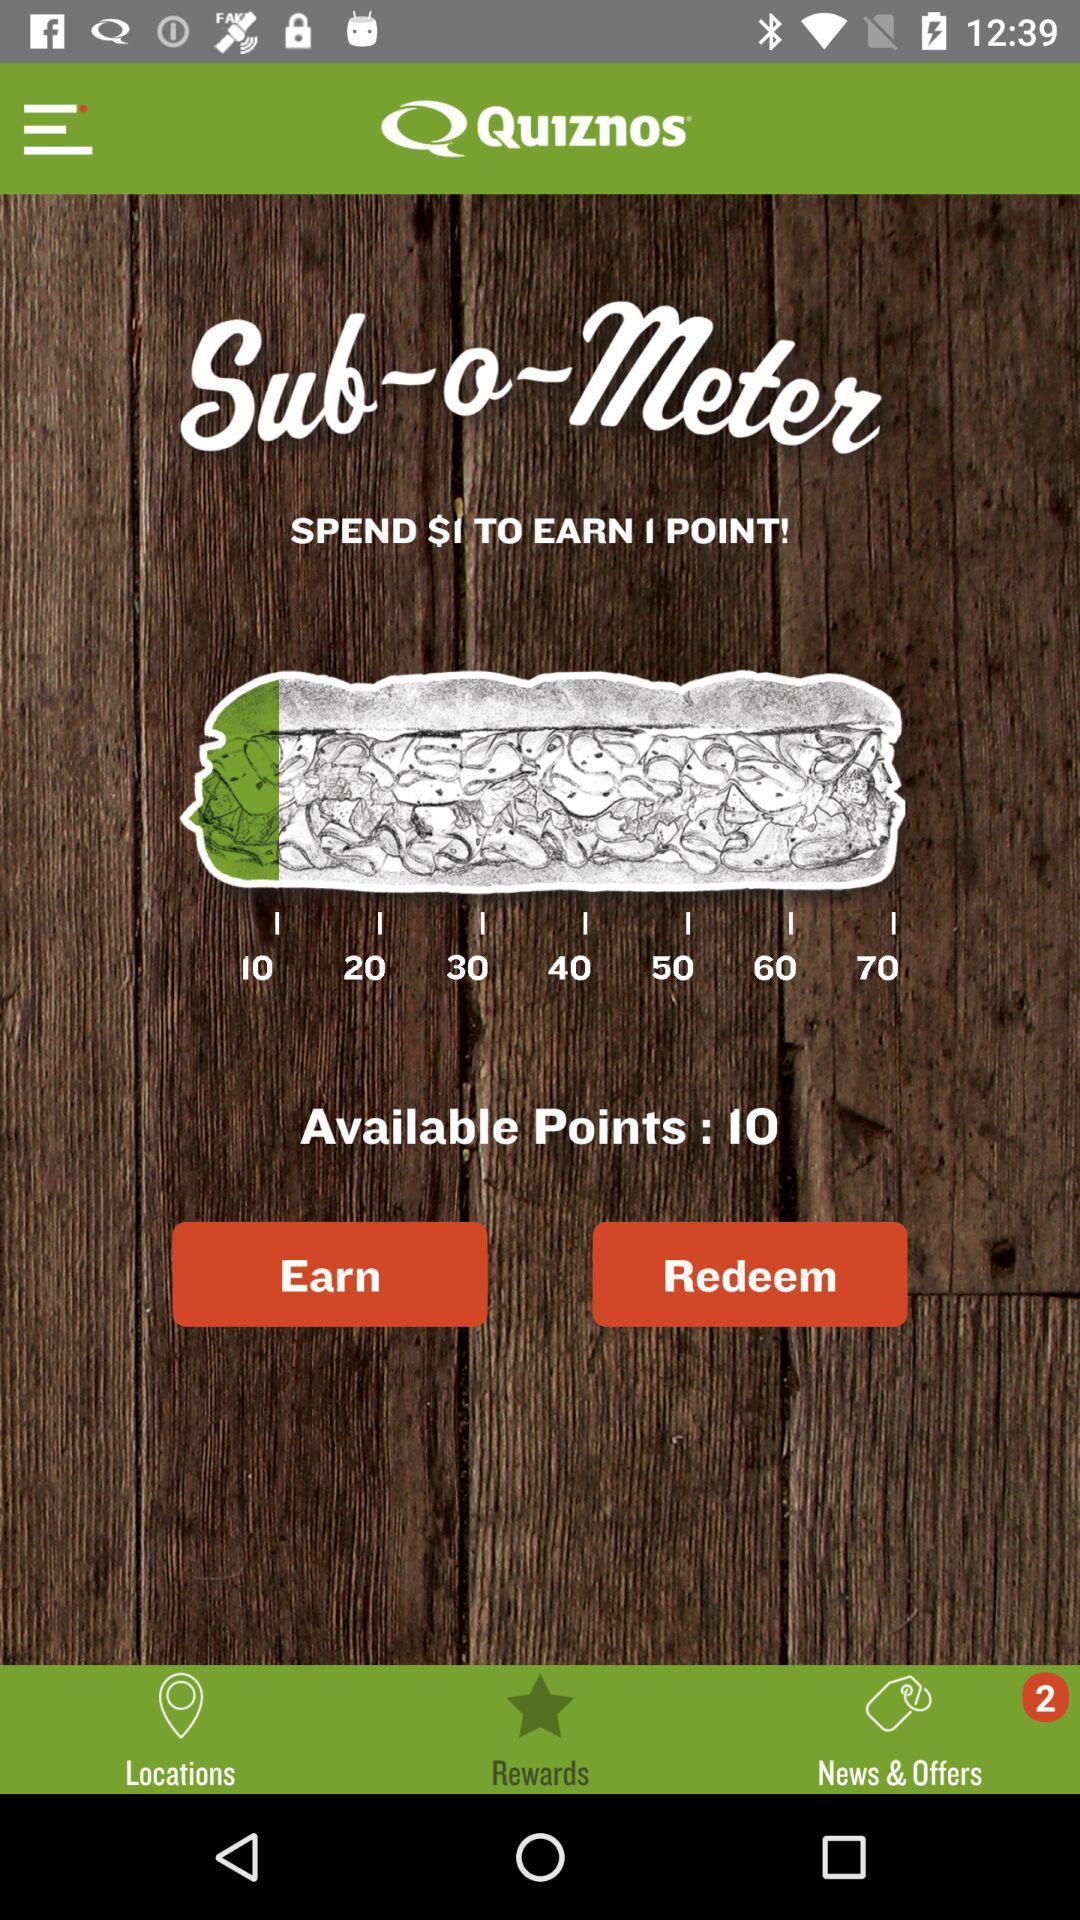 This screenshot has height=1920, width=1080. I want to click on the filter_list icon, so click(54, 127).